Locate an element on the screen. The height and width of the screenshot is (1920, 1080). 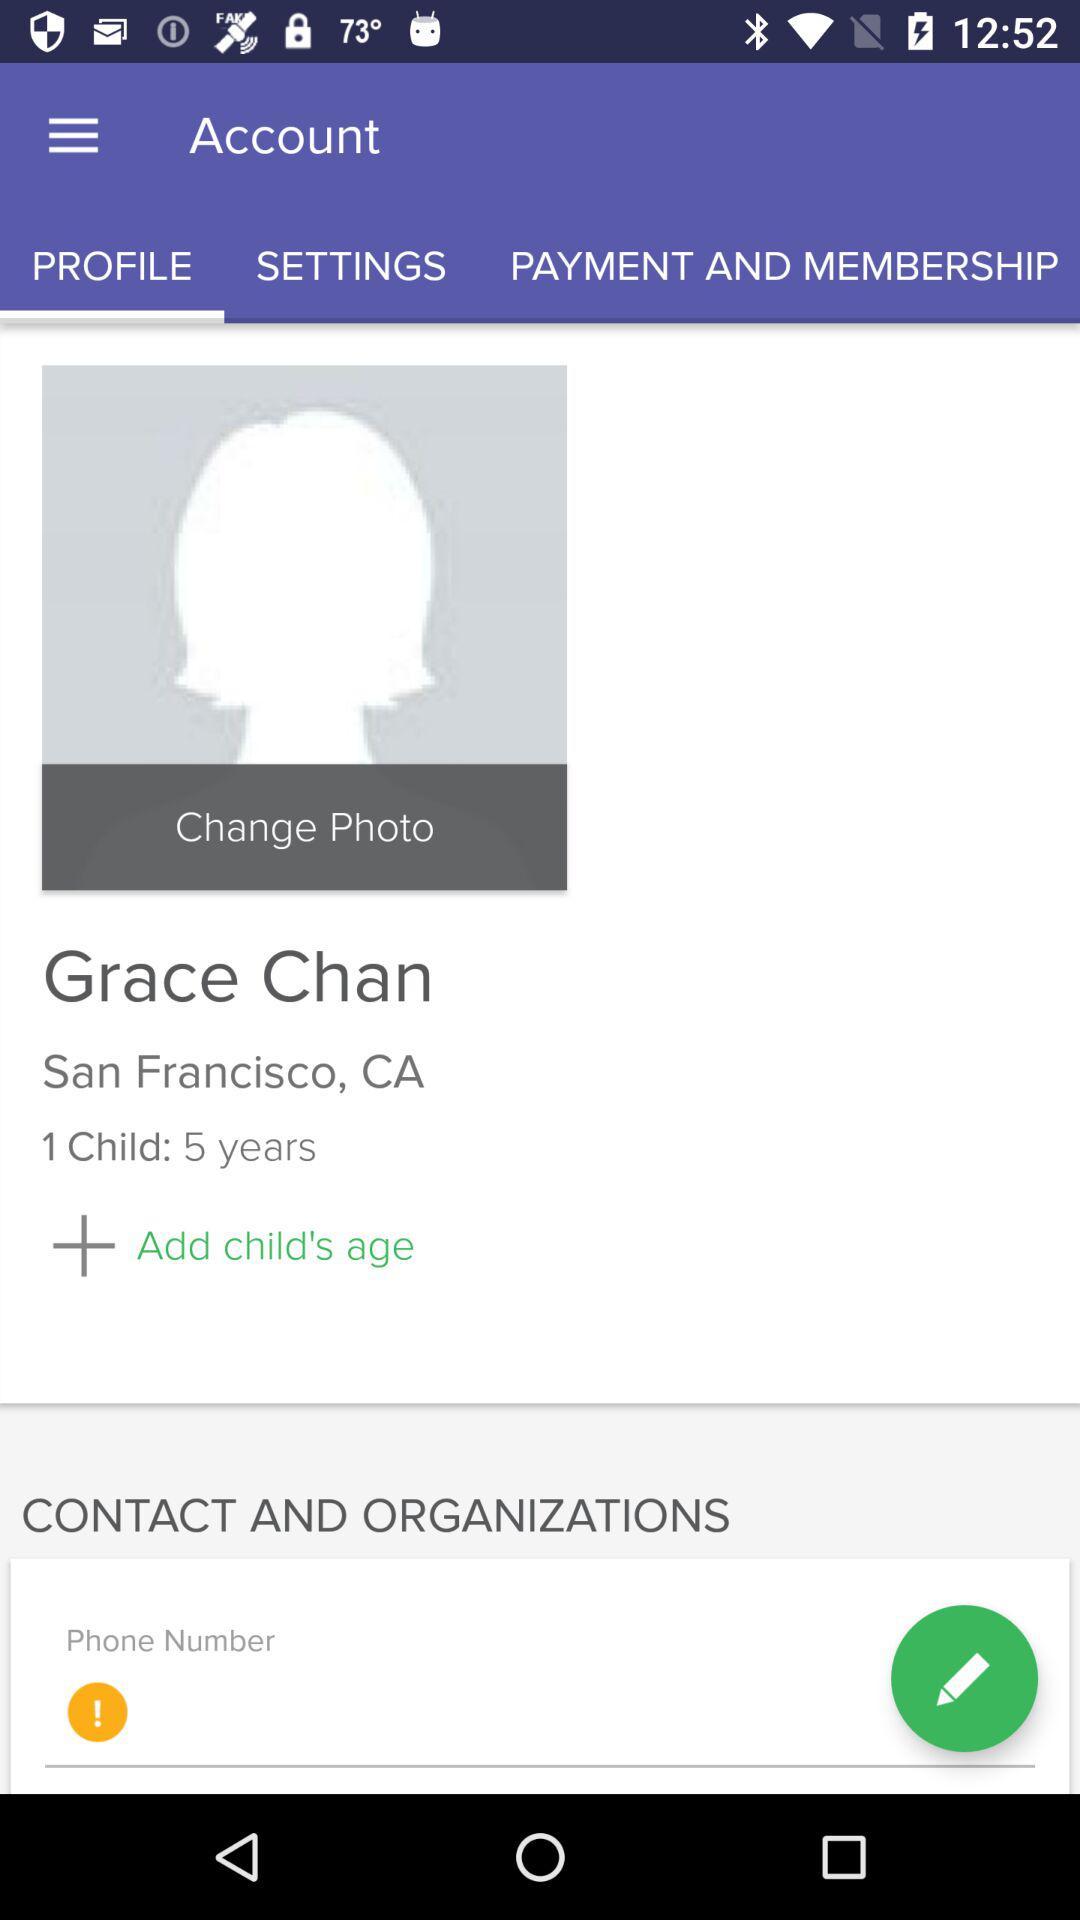
the add child s is located at coordinates (227, 1244).